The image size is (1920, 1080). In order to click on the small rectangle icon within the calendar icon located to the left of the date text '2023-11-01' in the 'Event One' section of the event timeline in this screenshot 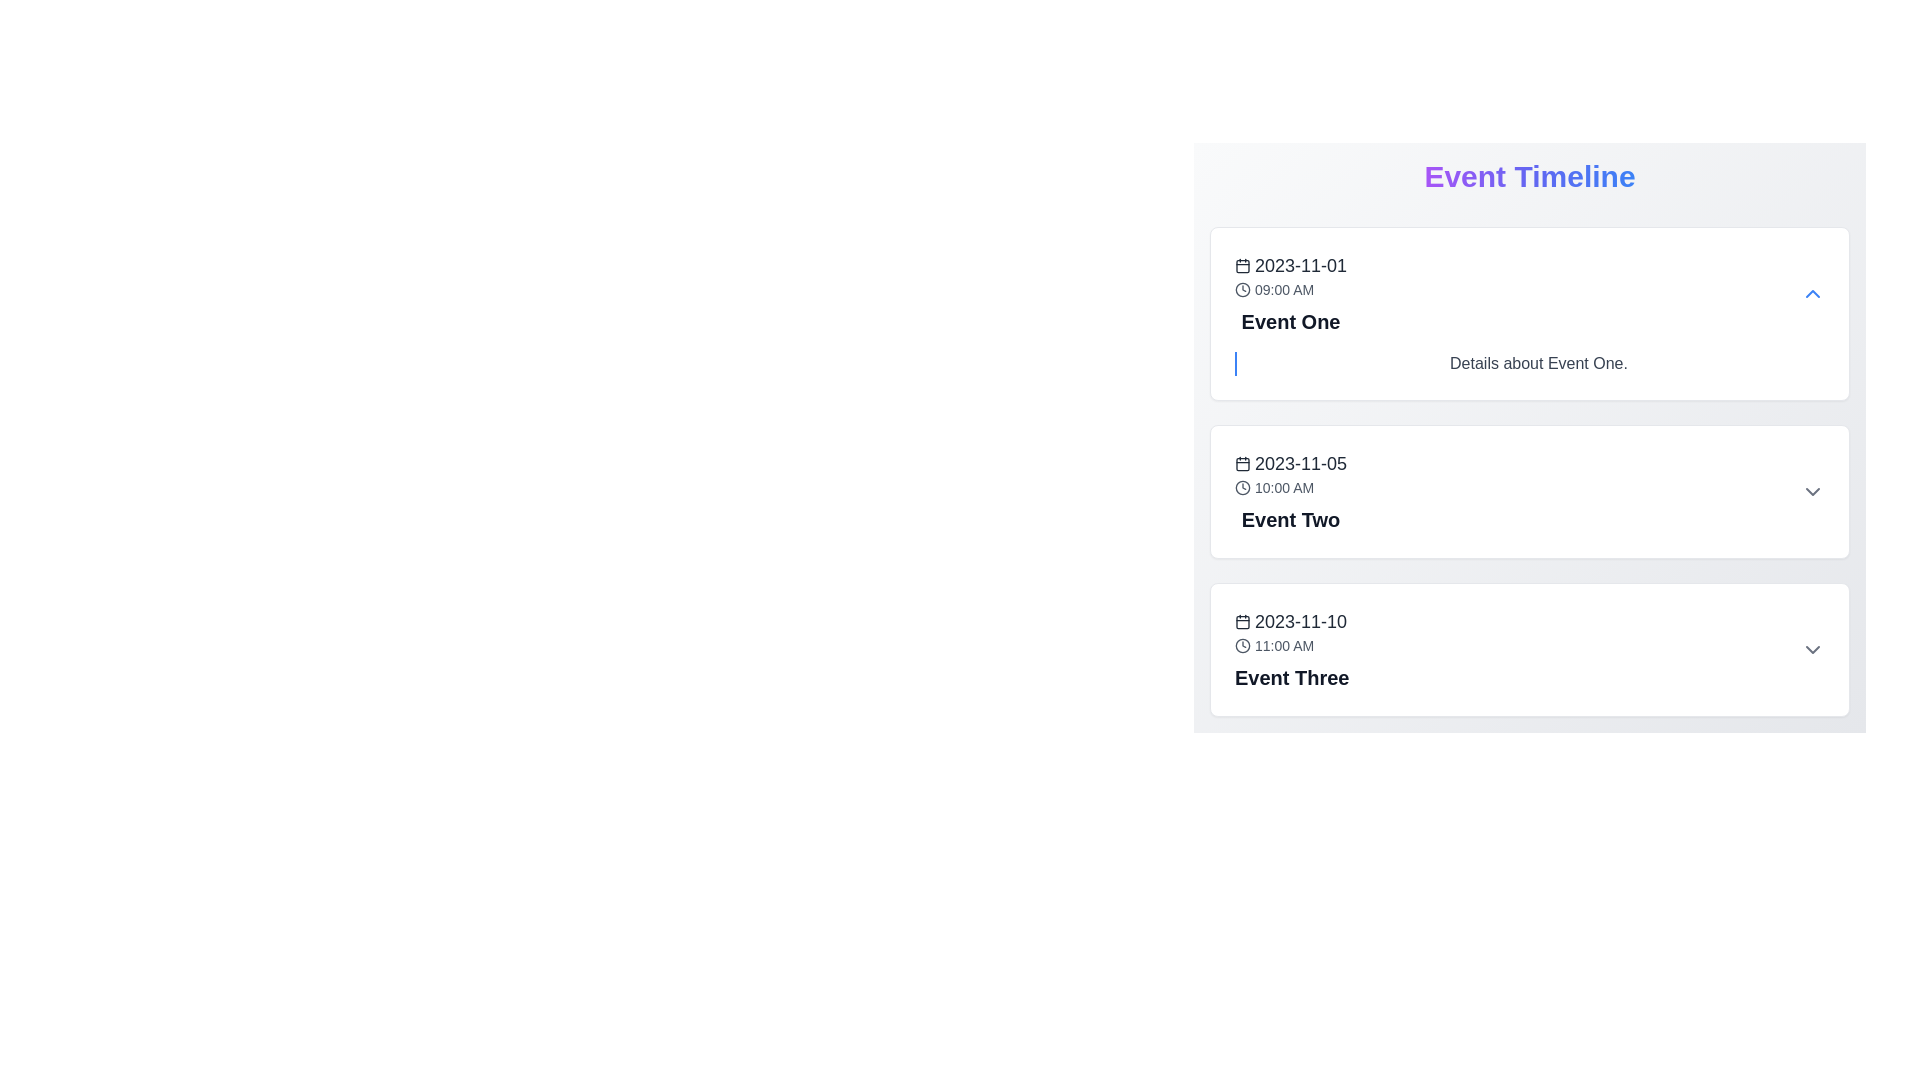, I will do `click(1242, 265)`.